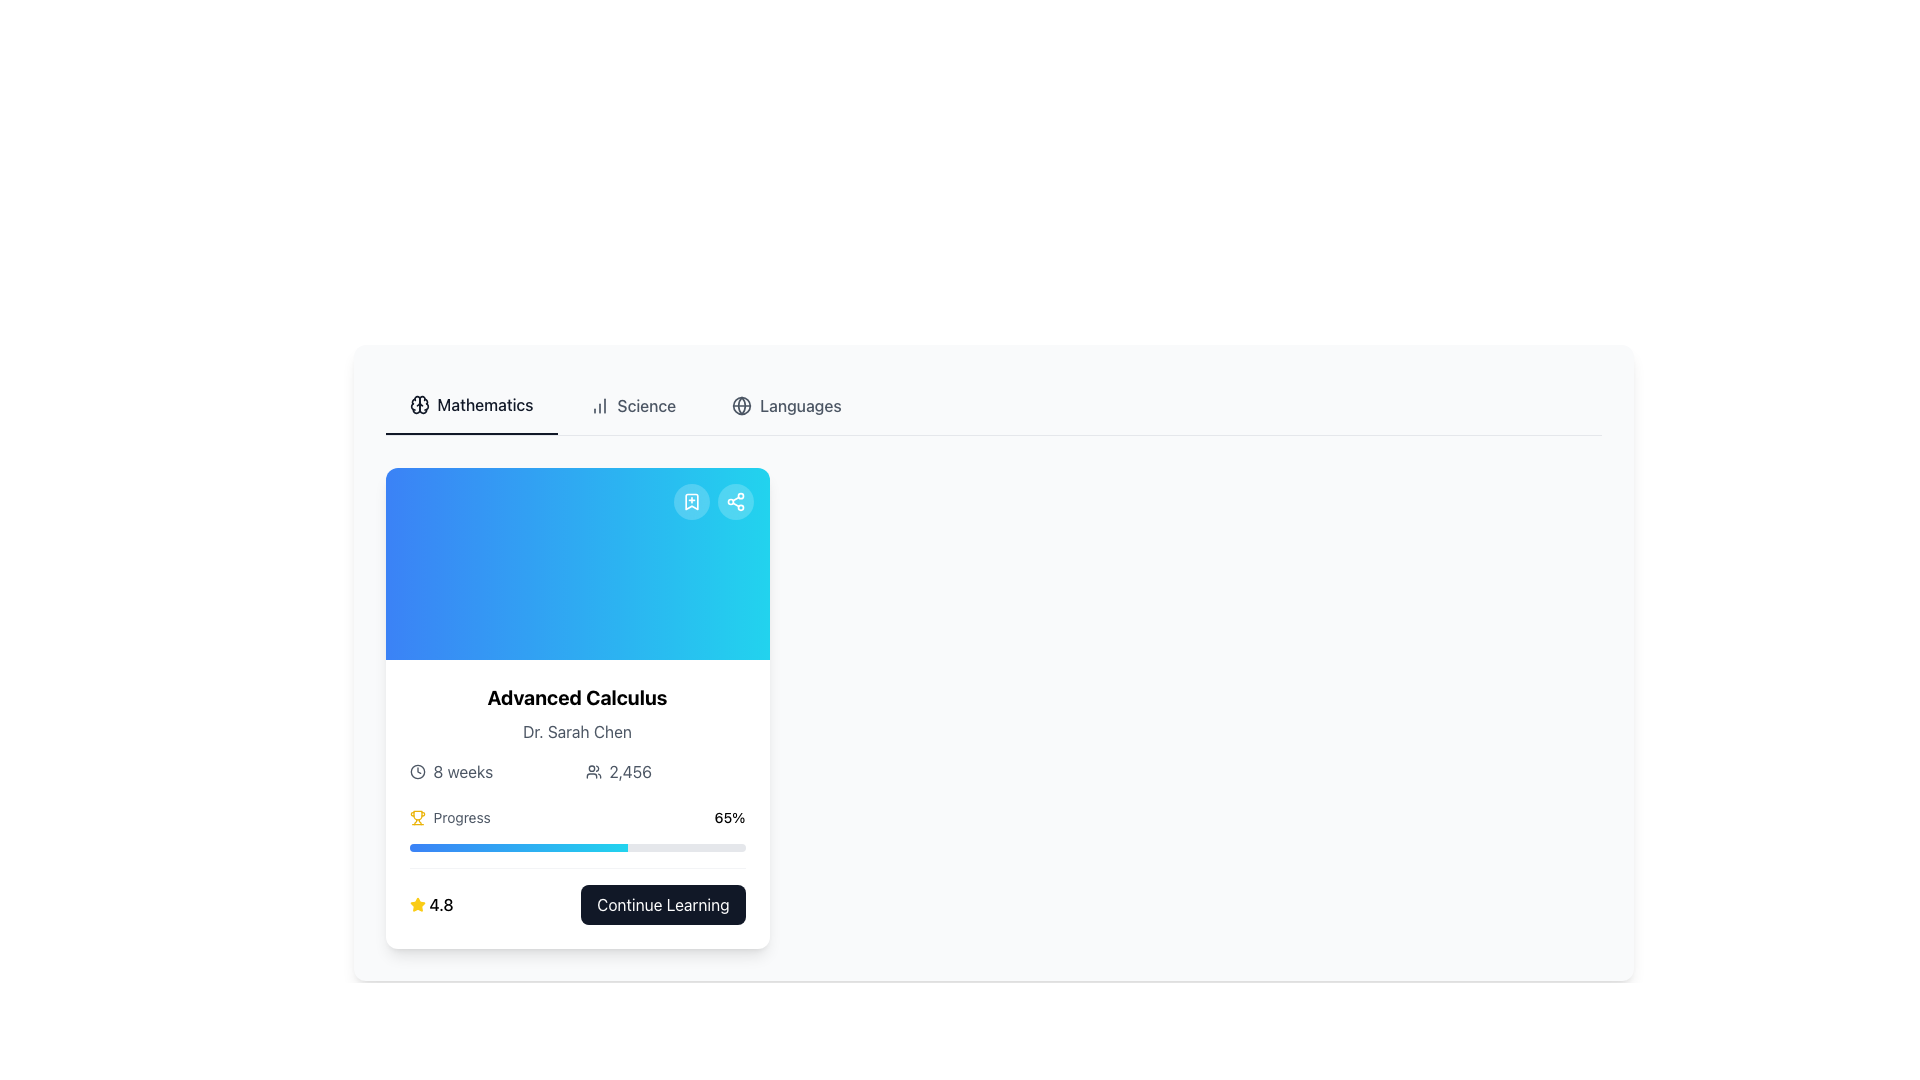 Image resolution: width=1920 pixels, height=1080 pixels. I want to click on the Text label indicating the progress status for the course, which is positioned near the top-left of the 'Progress65%' segment, so click(449, 817).